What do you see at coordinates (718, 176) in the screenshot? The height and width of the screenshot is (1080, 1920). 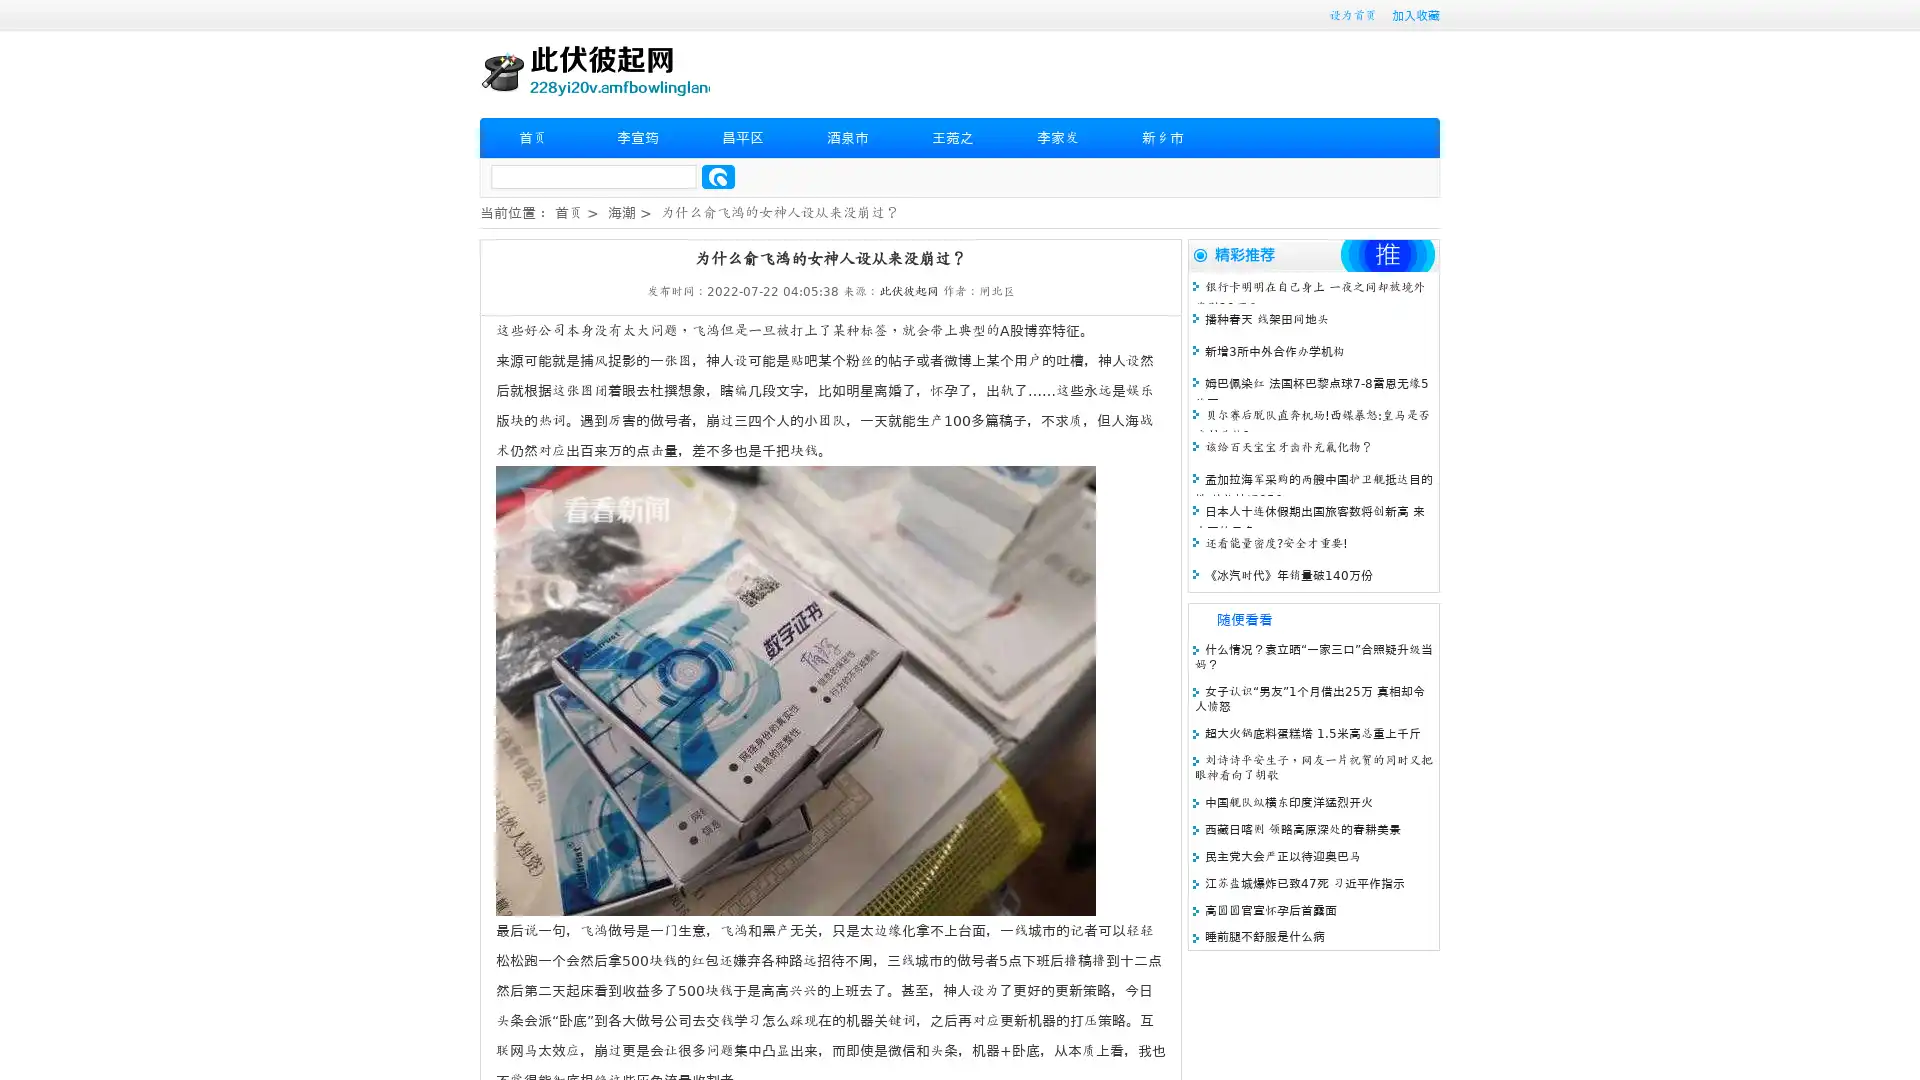 I see `Search` at bounding box center [718, 176].